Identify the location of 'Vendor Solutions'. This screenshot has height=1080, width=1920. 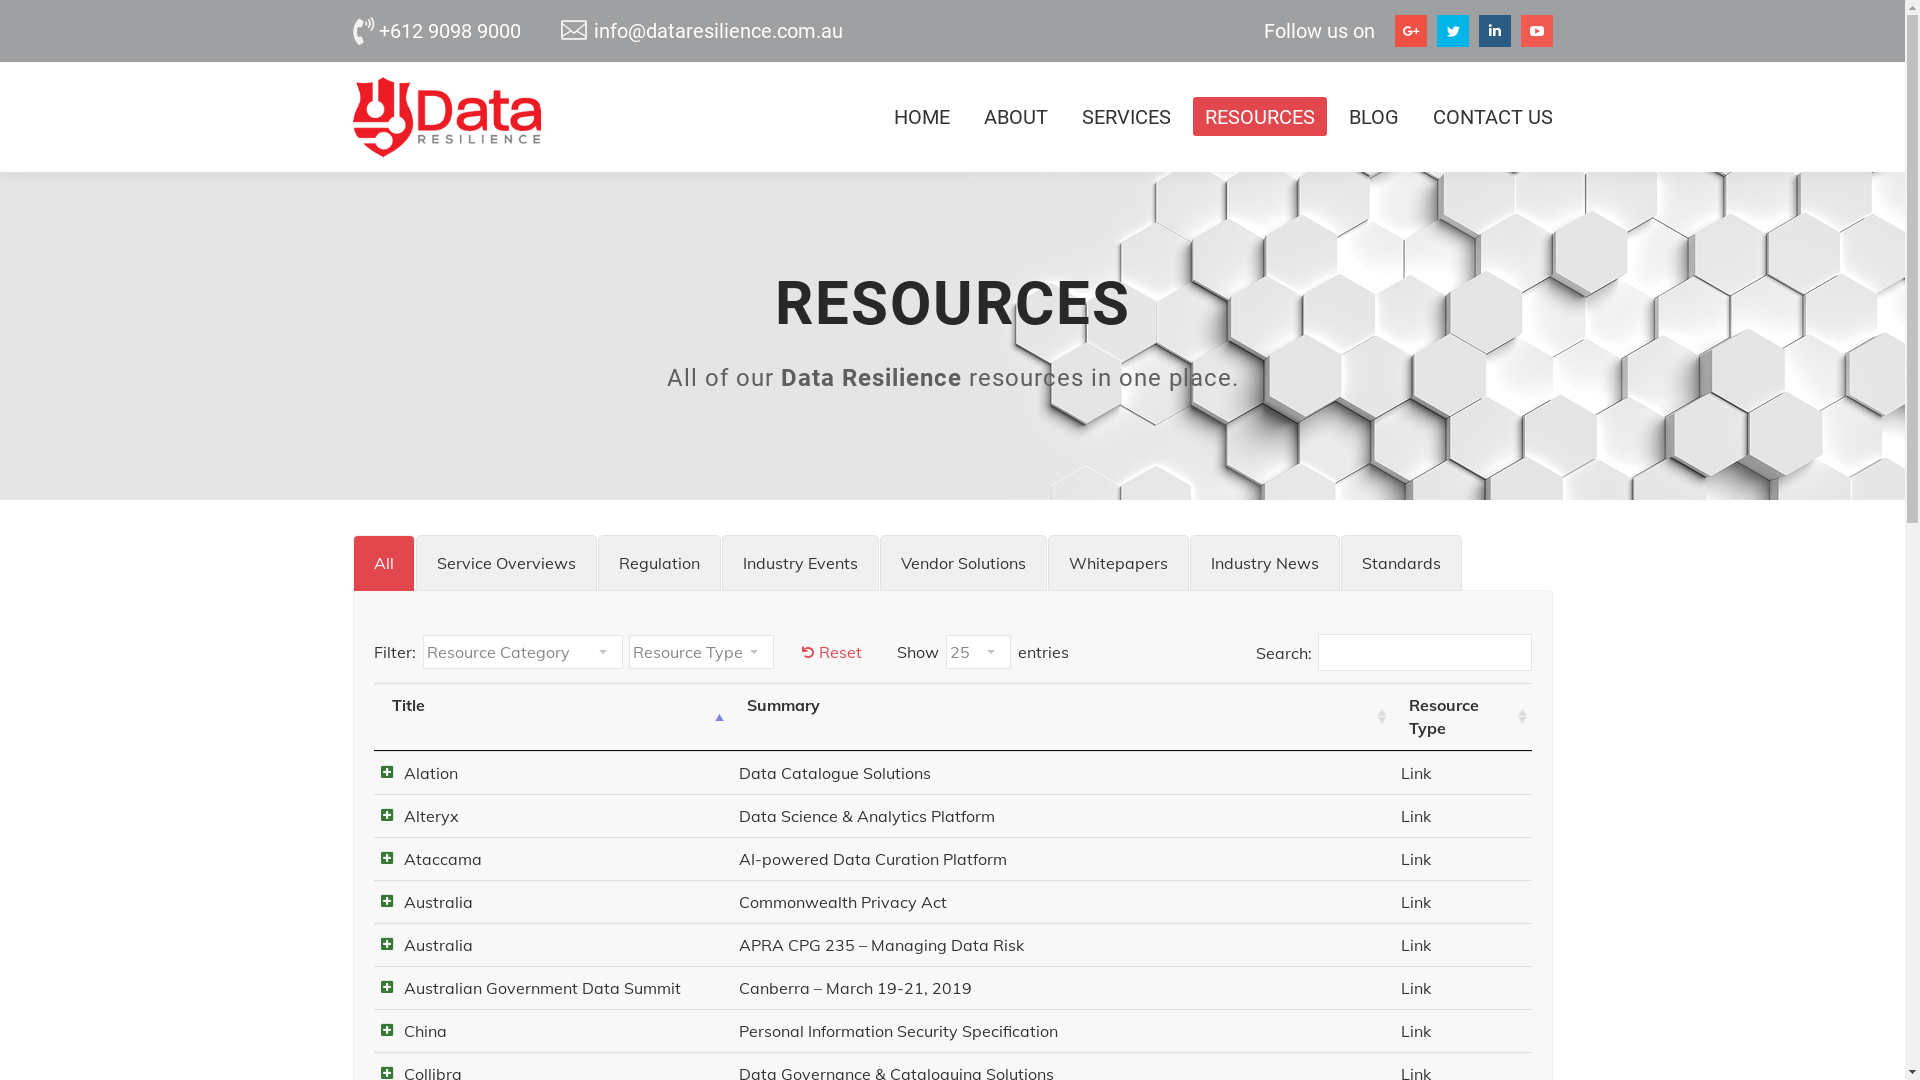
(963, 563).